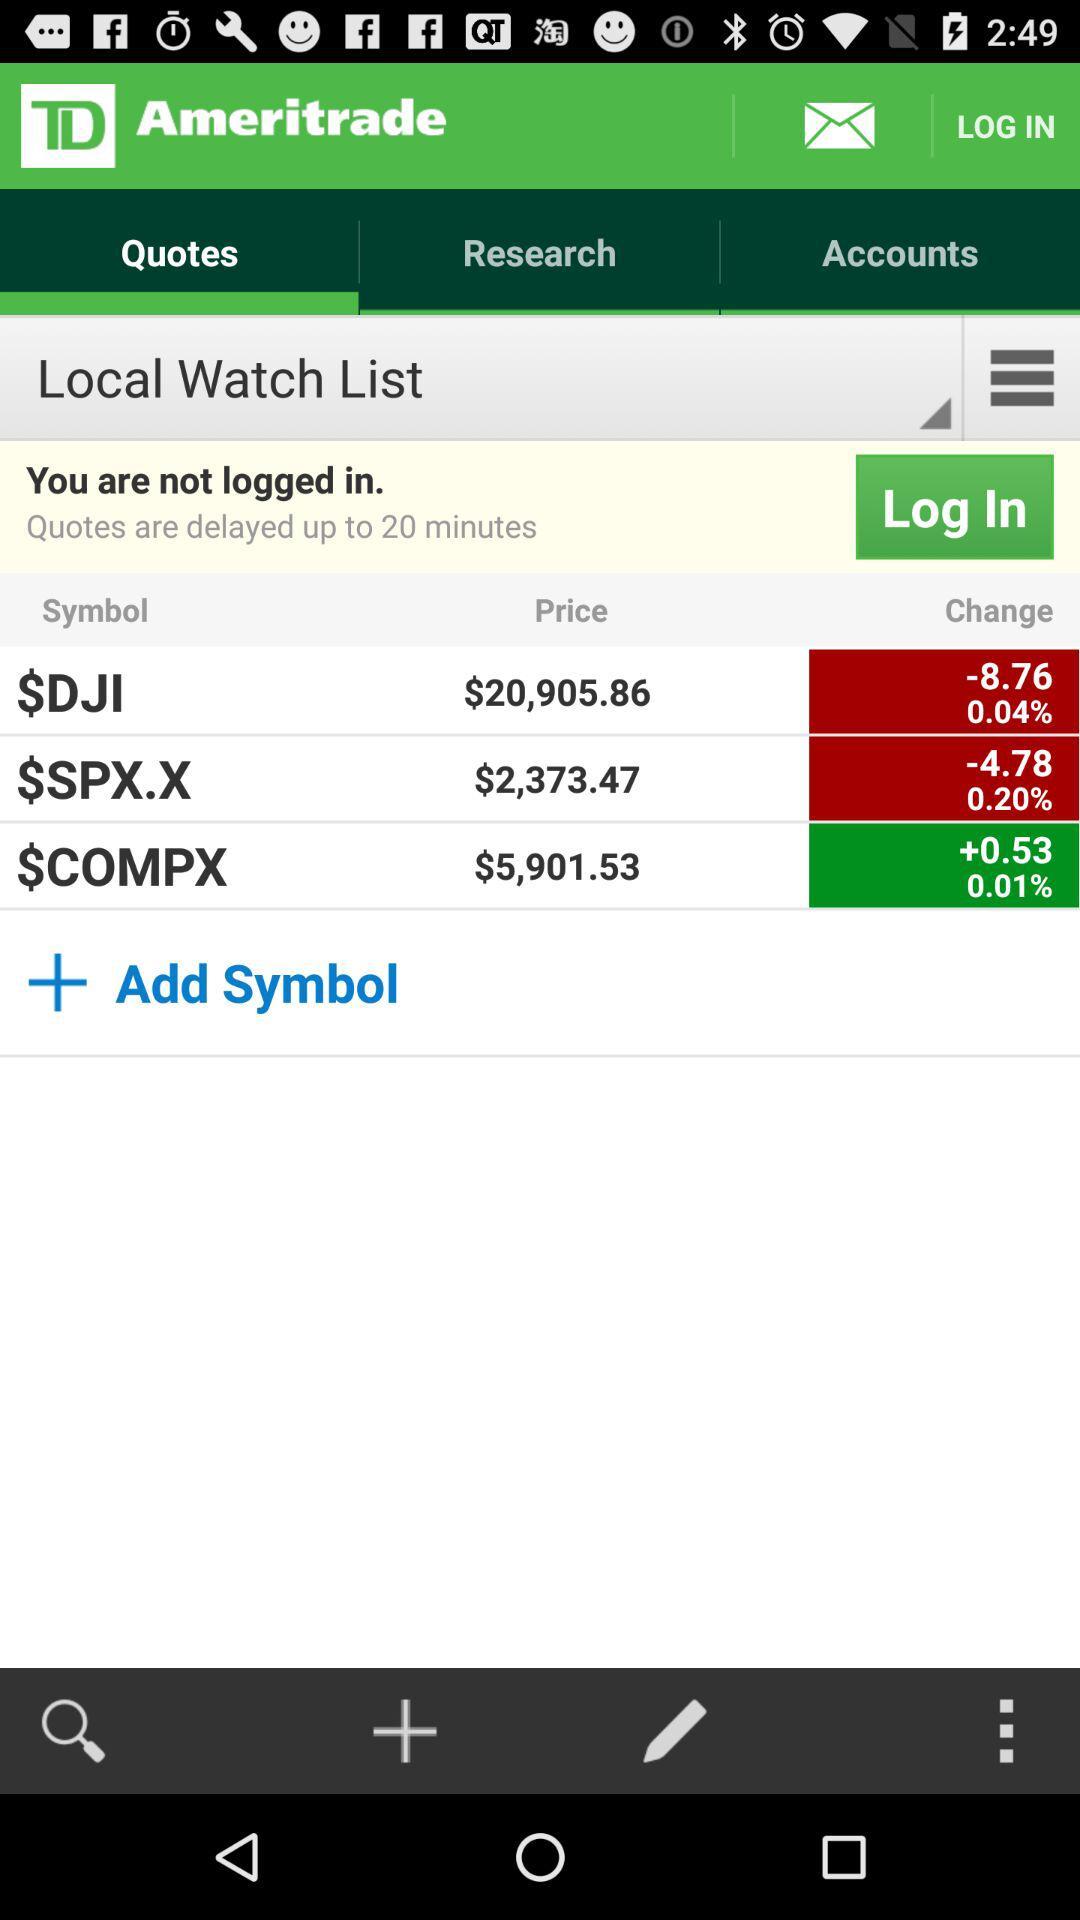  I want to click on item to the left of the $5,901.53 item, so click(146, 865).